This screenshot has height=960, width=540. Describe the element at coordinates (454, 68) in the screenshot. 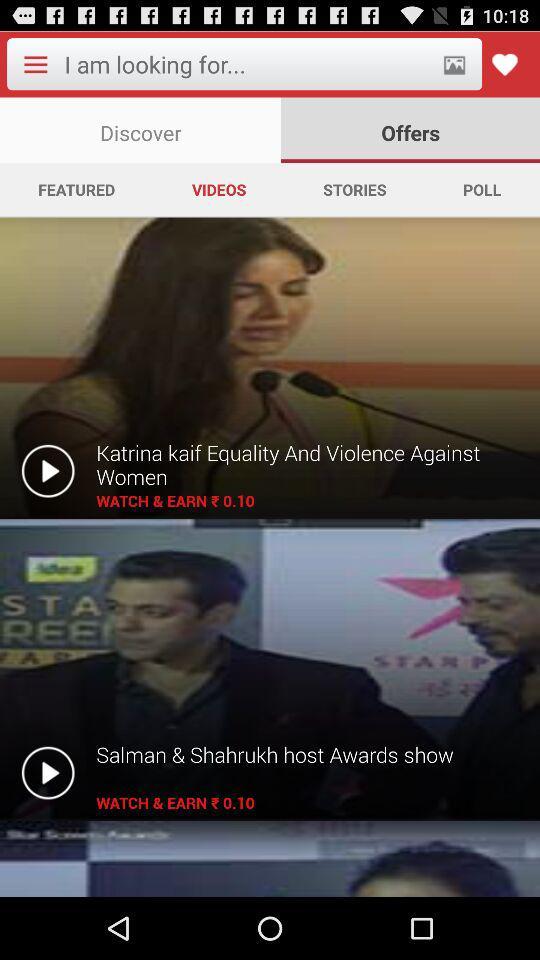

I see `the wallpaper icon` at that location.